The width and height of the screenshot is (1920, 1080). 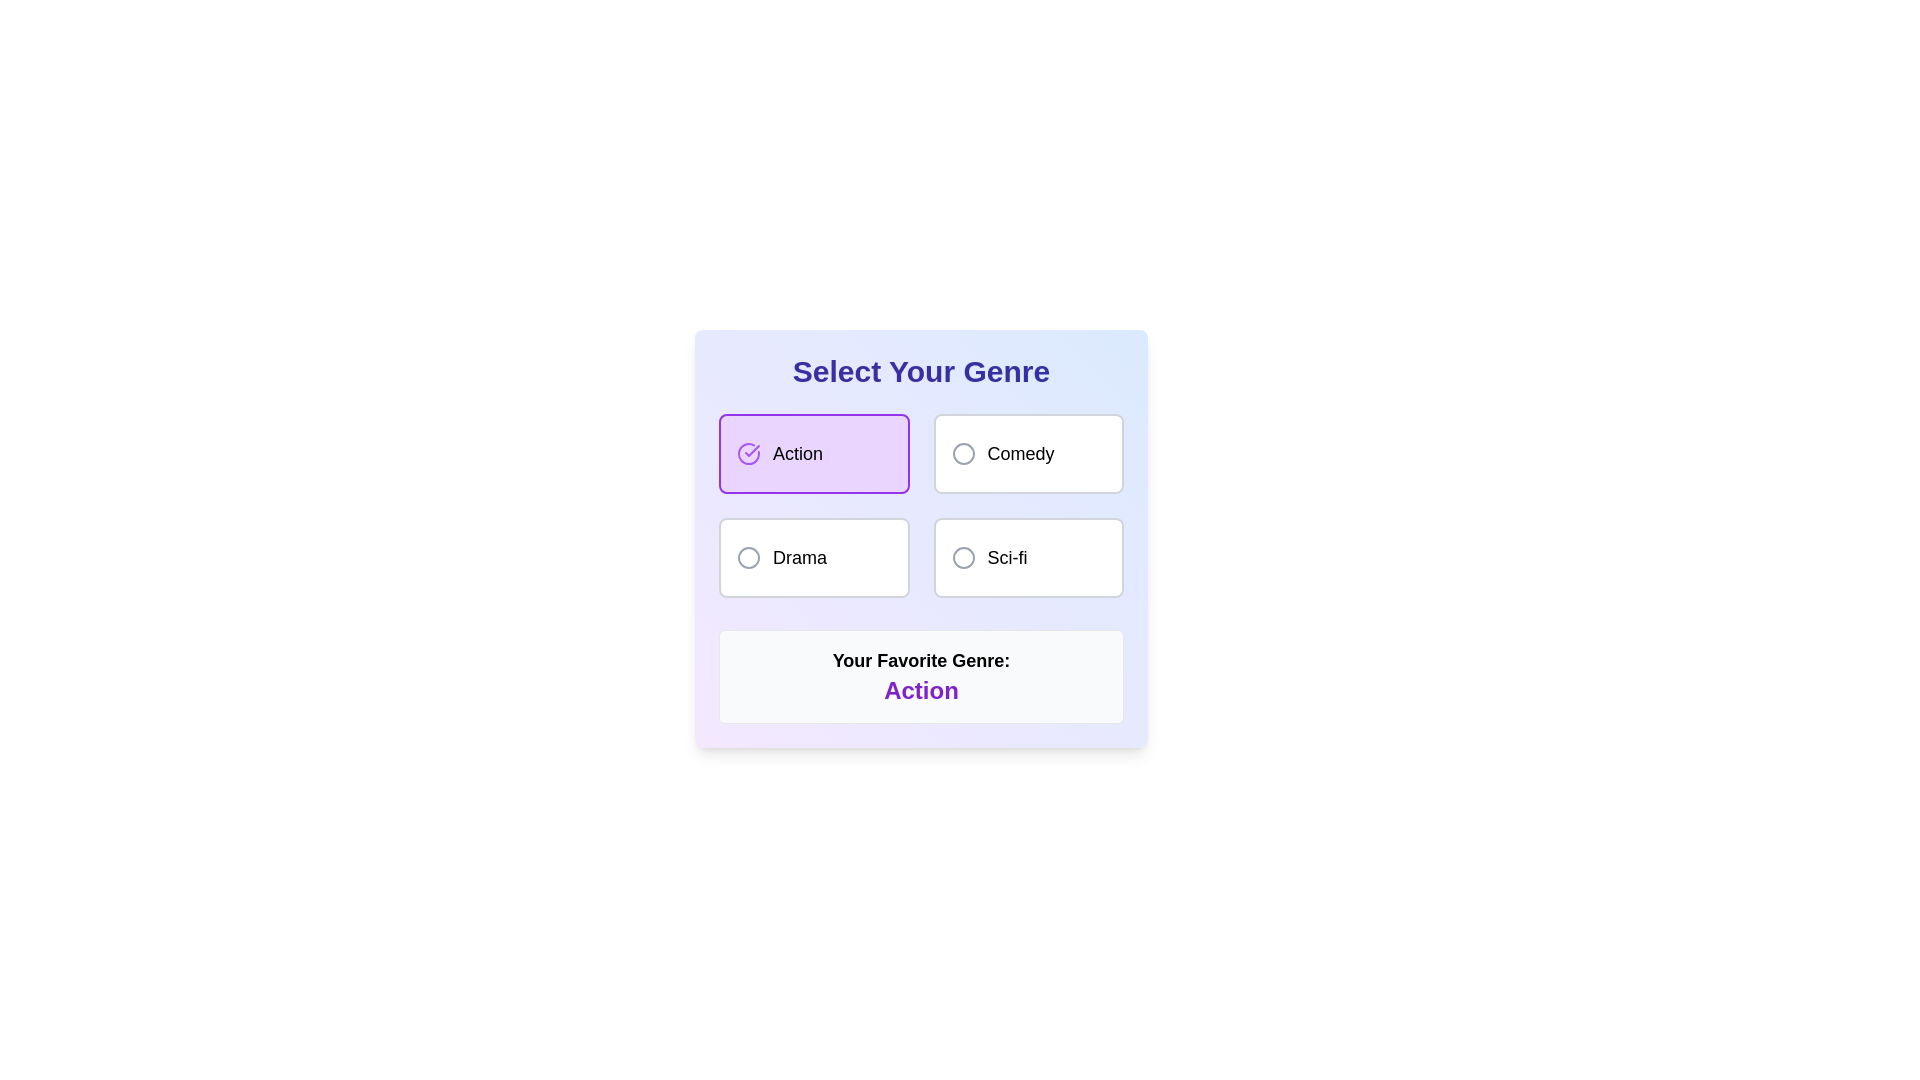 What do you see at coordinates (1028, 558) in the screenshot?
I see `the 'Sci-fi' button, which is a rectangular button with a rounded border featuring a light background and the text 'Sci-fi' in bold, located in the second row of a grid layout` at bounding box center [1028, 558].